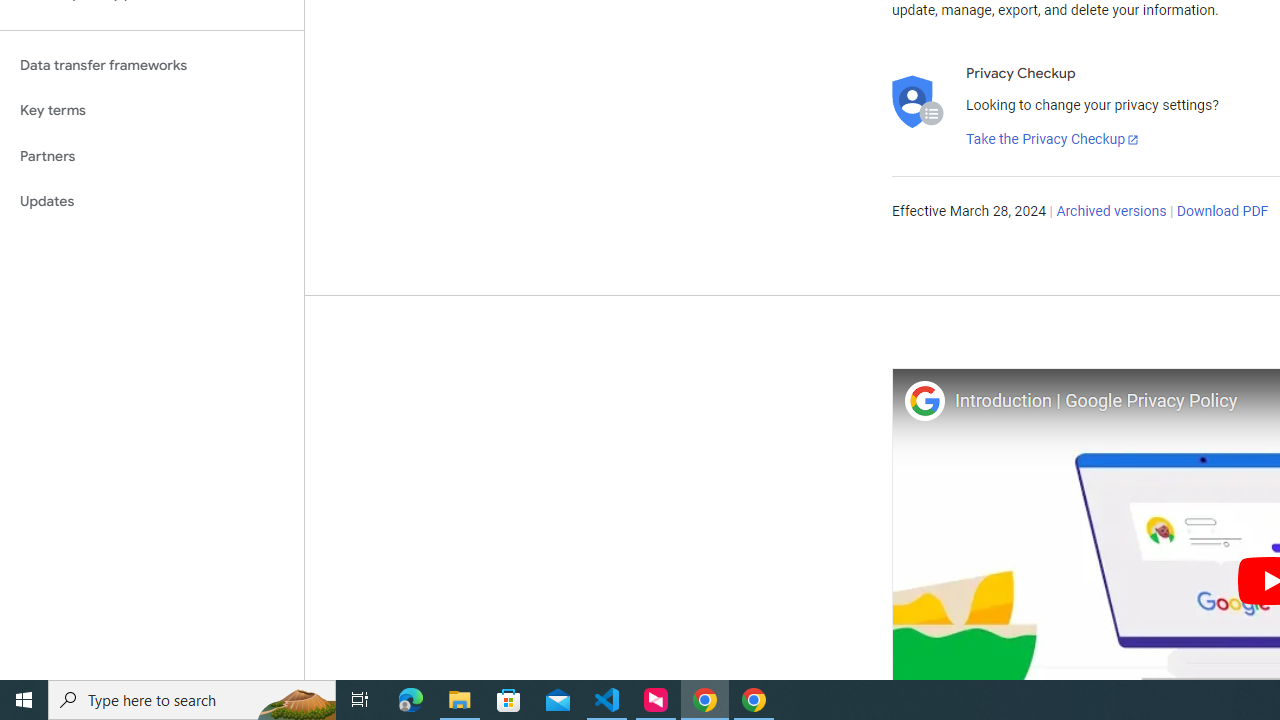 The width and height of the screenshot is (1280, 720). Describe the element at coordinates (1110, 212) in the screenshot. I see `'Archived versions'` at that location.